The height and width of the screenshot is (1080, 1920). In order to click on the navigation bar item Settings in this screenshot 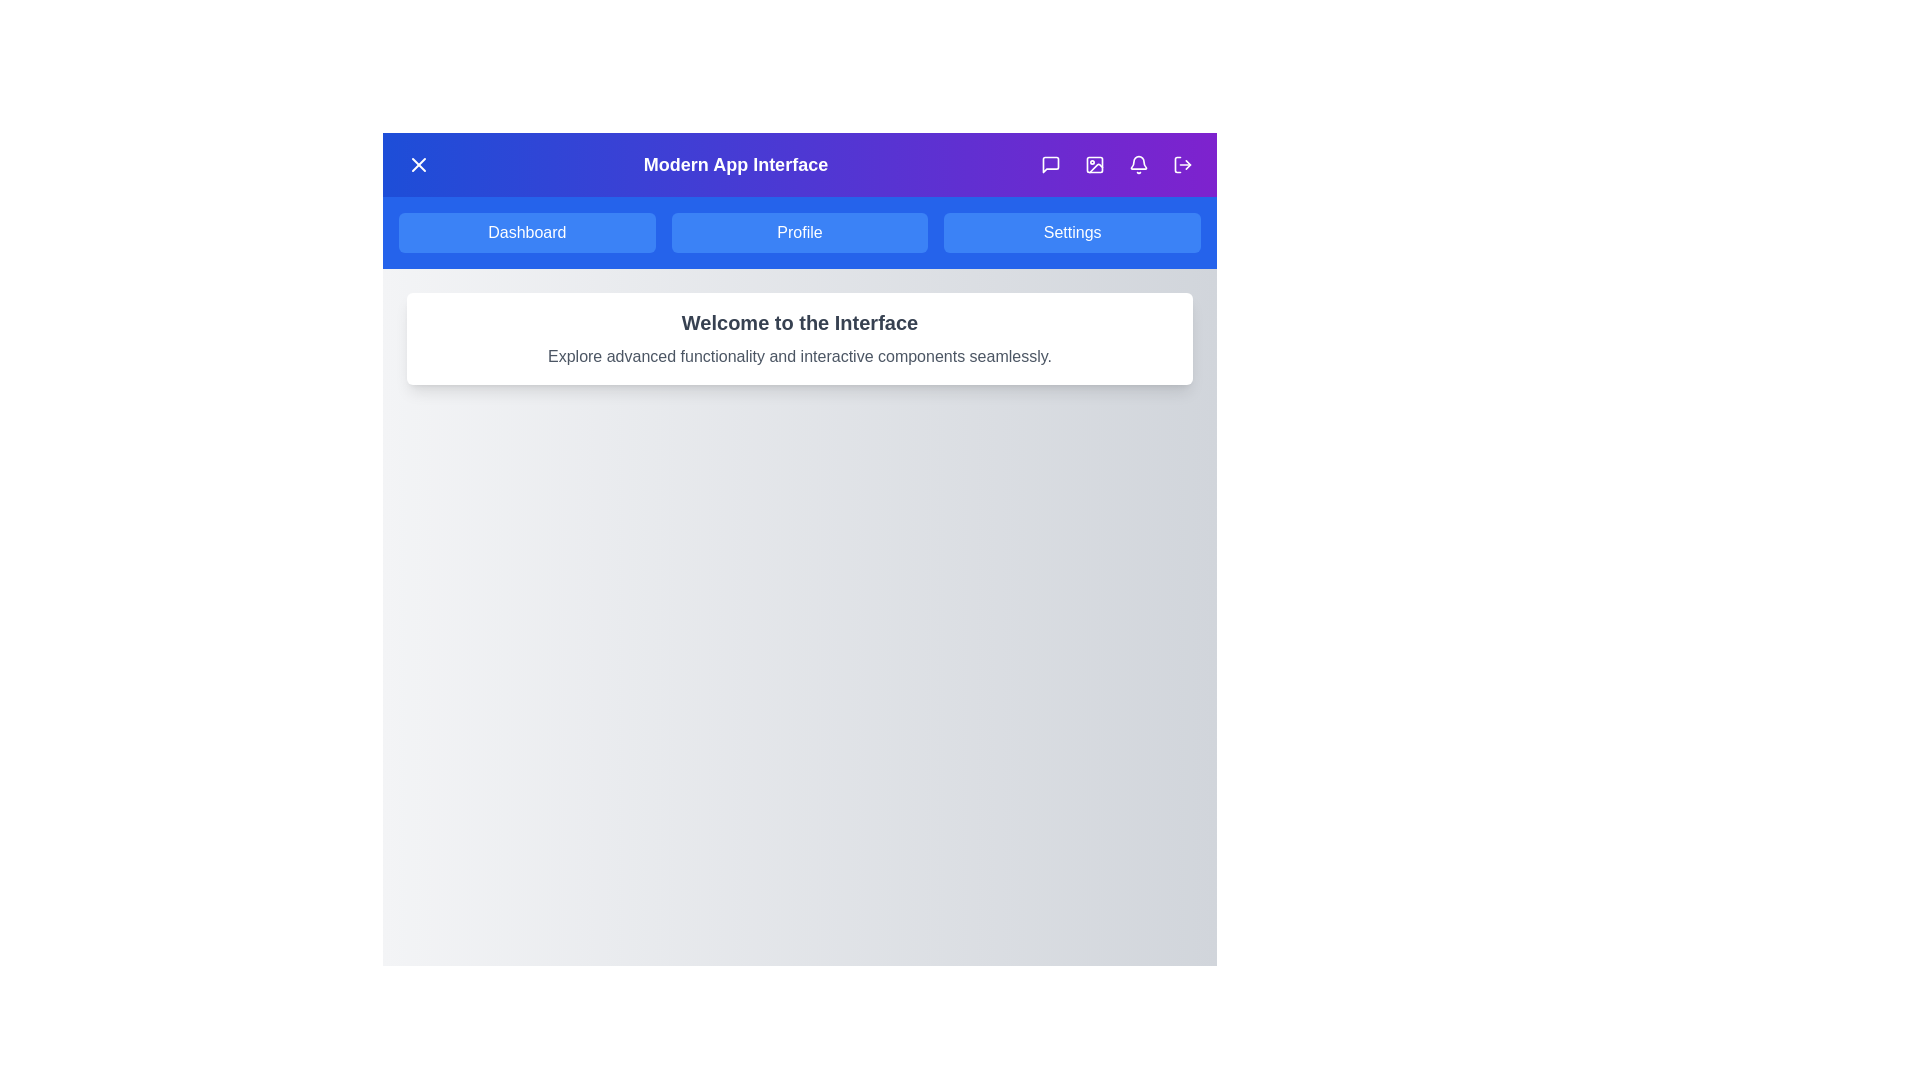, I will do `click(1070, 231)`.